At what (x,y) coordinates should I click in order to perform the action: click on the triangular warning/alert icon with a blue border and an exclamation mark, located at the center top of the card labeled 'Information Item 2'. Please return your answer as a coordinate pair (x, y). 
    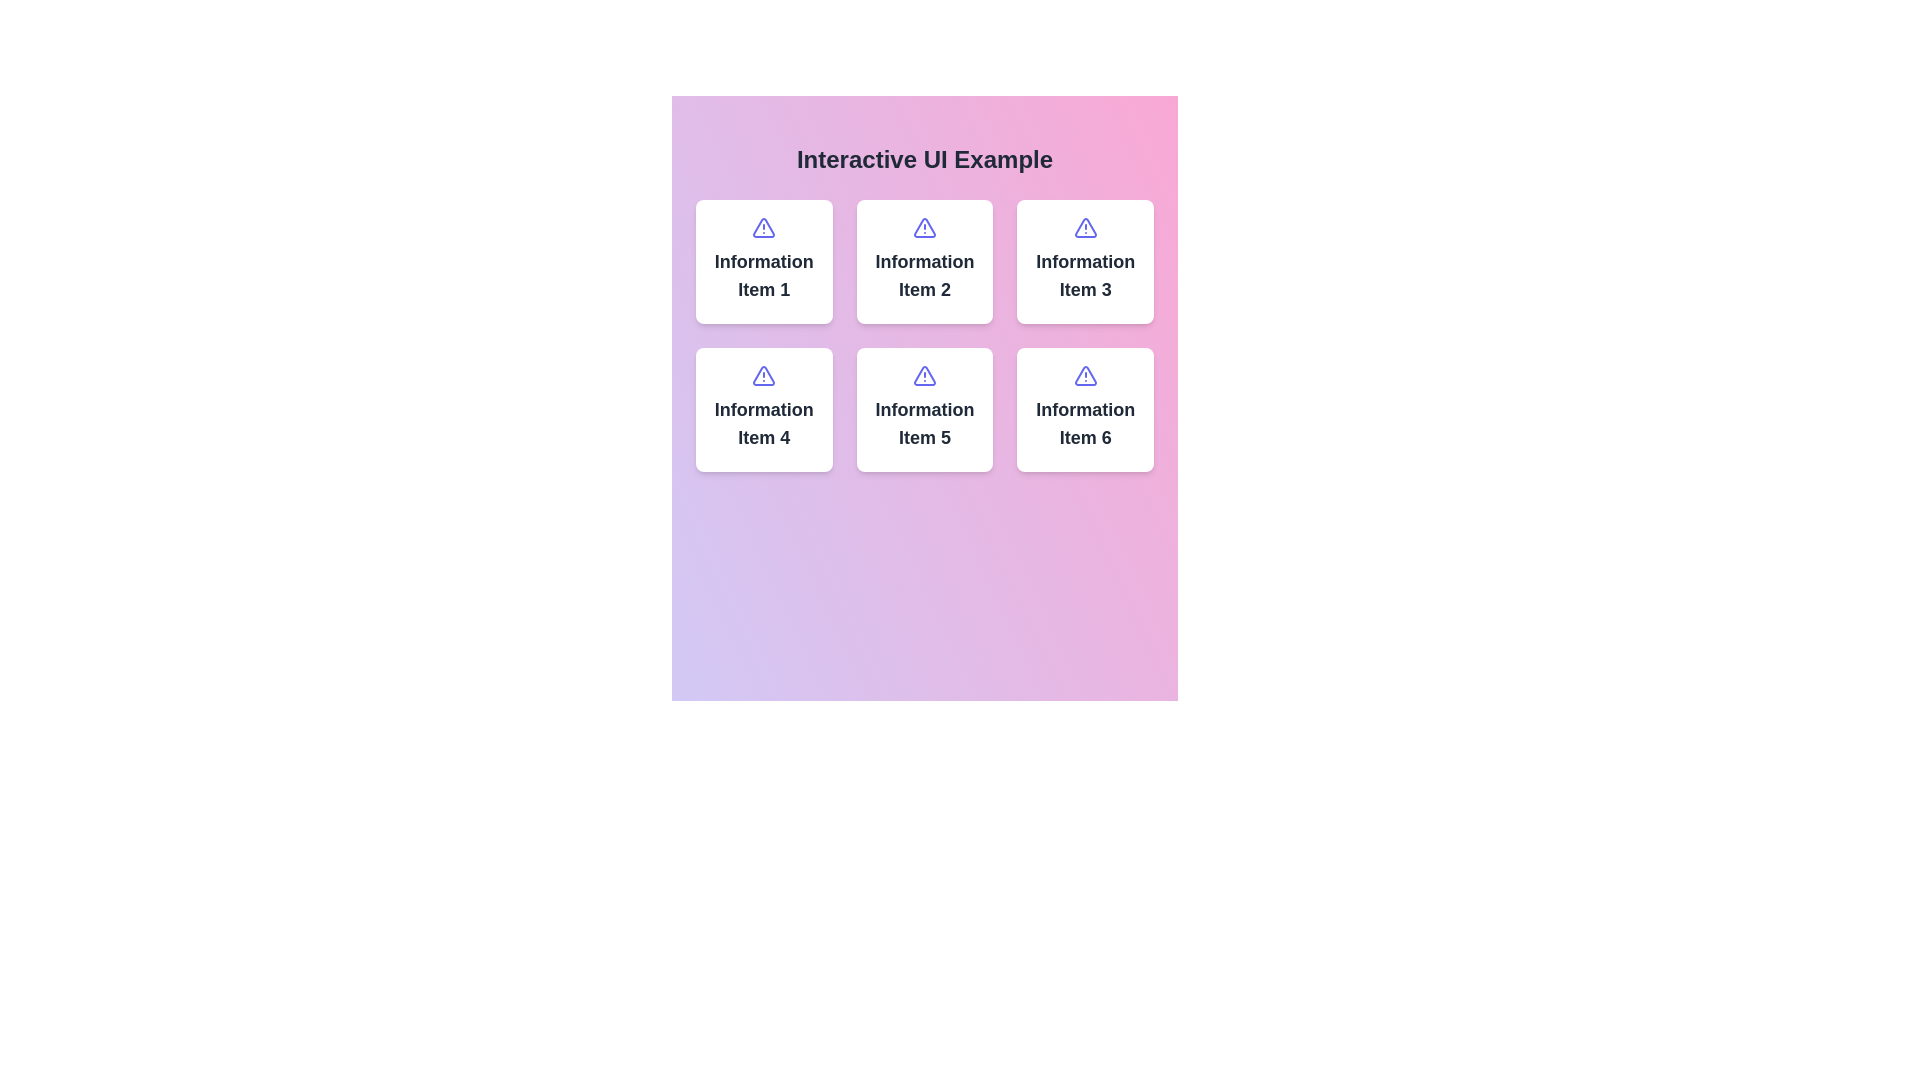
    Looking at the image, I should click on (924, 226).